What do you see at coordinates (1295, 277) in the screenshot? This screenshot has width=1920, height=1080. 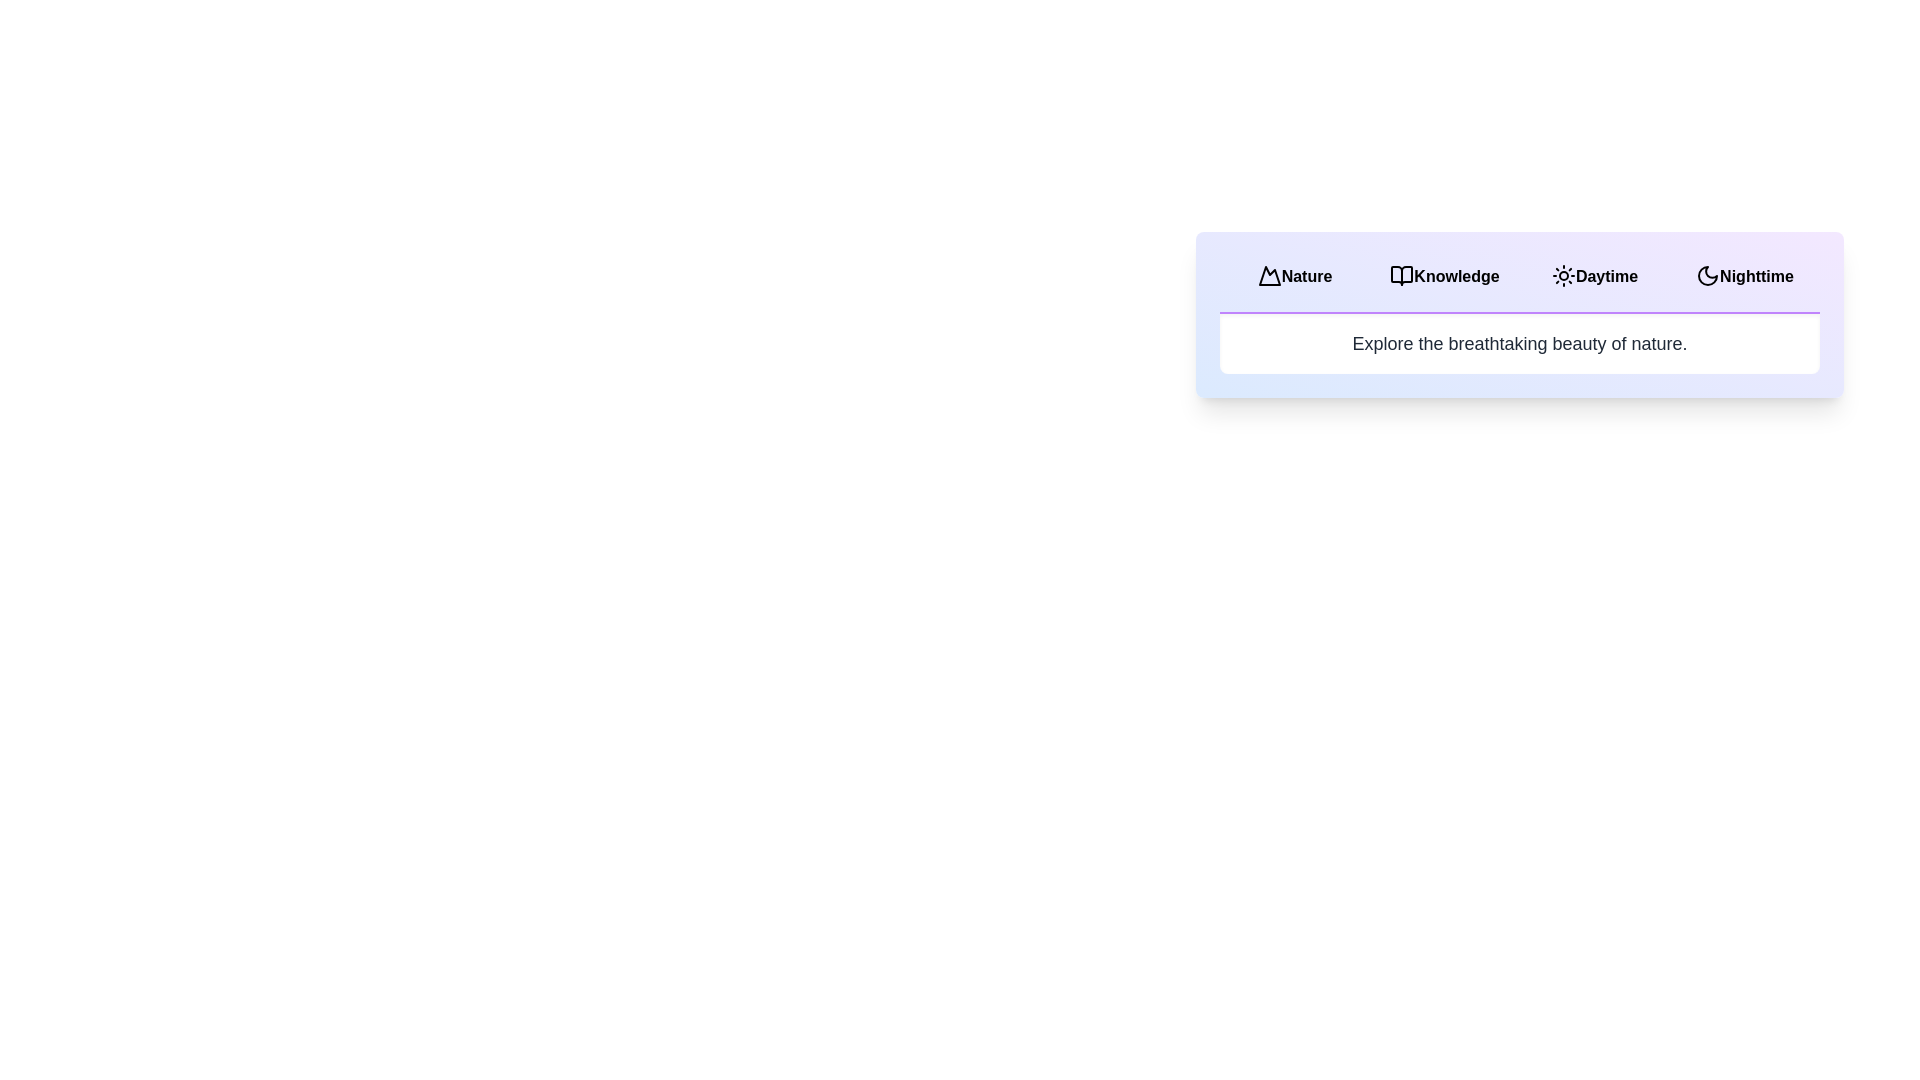 I see `the tab labeled Nature to observe its visual feedback` at bounding box center [1295, 277].